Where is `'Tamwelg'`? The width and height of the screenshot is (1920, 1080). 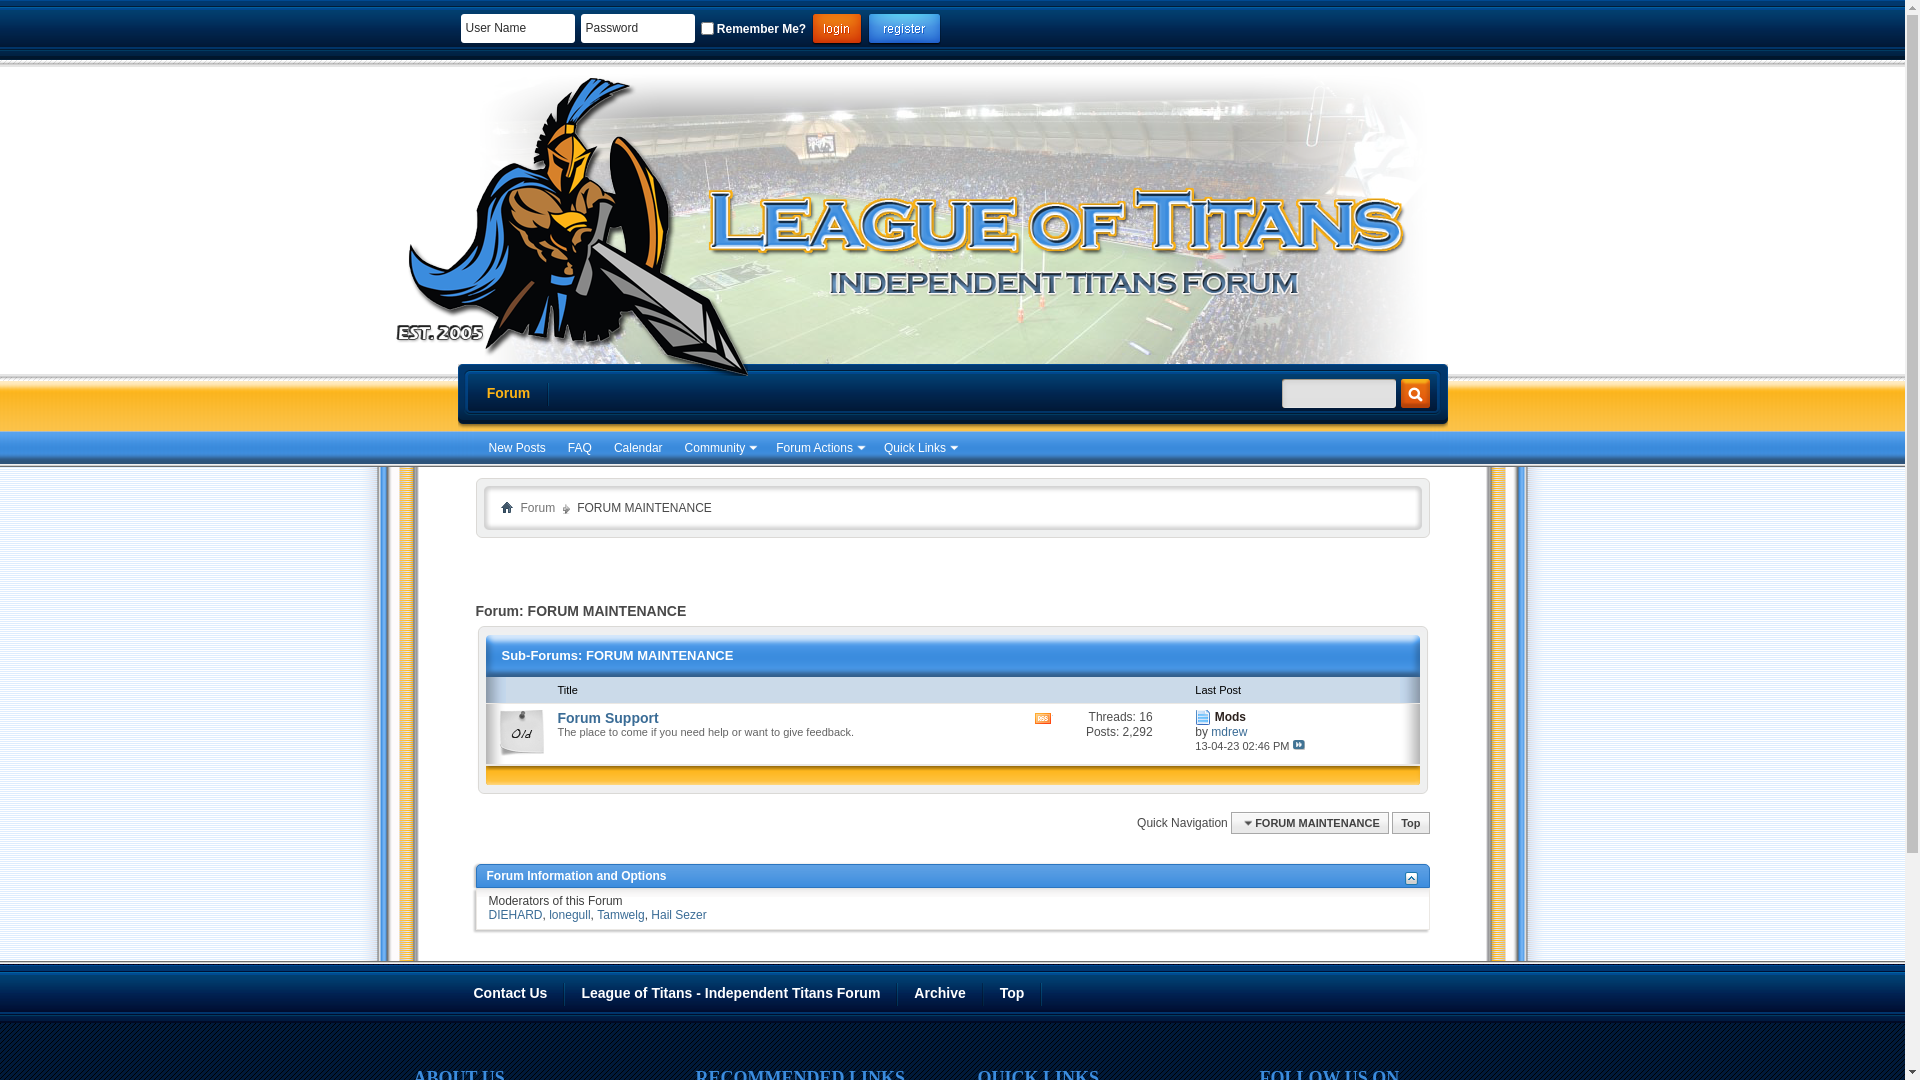 'Tamwelg' is located at coordinates (619, 914).